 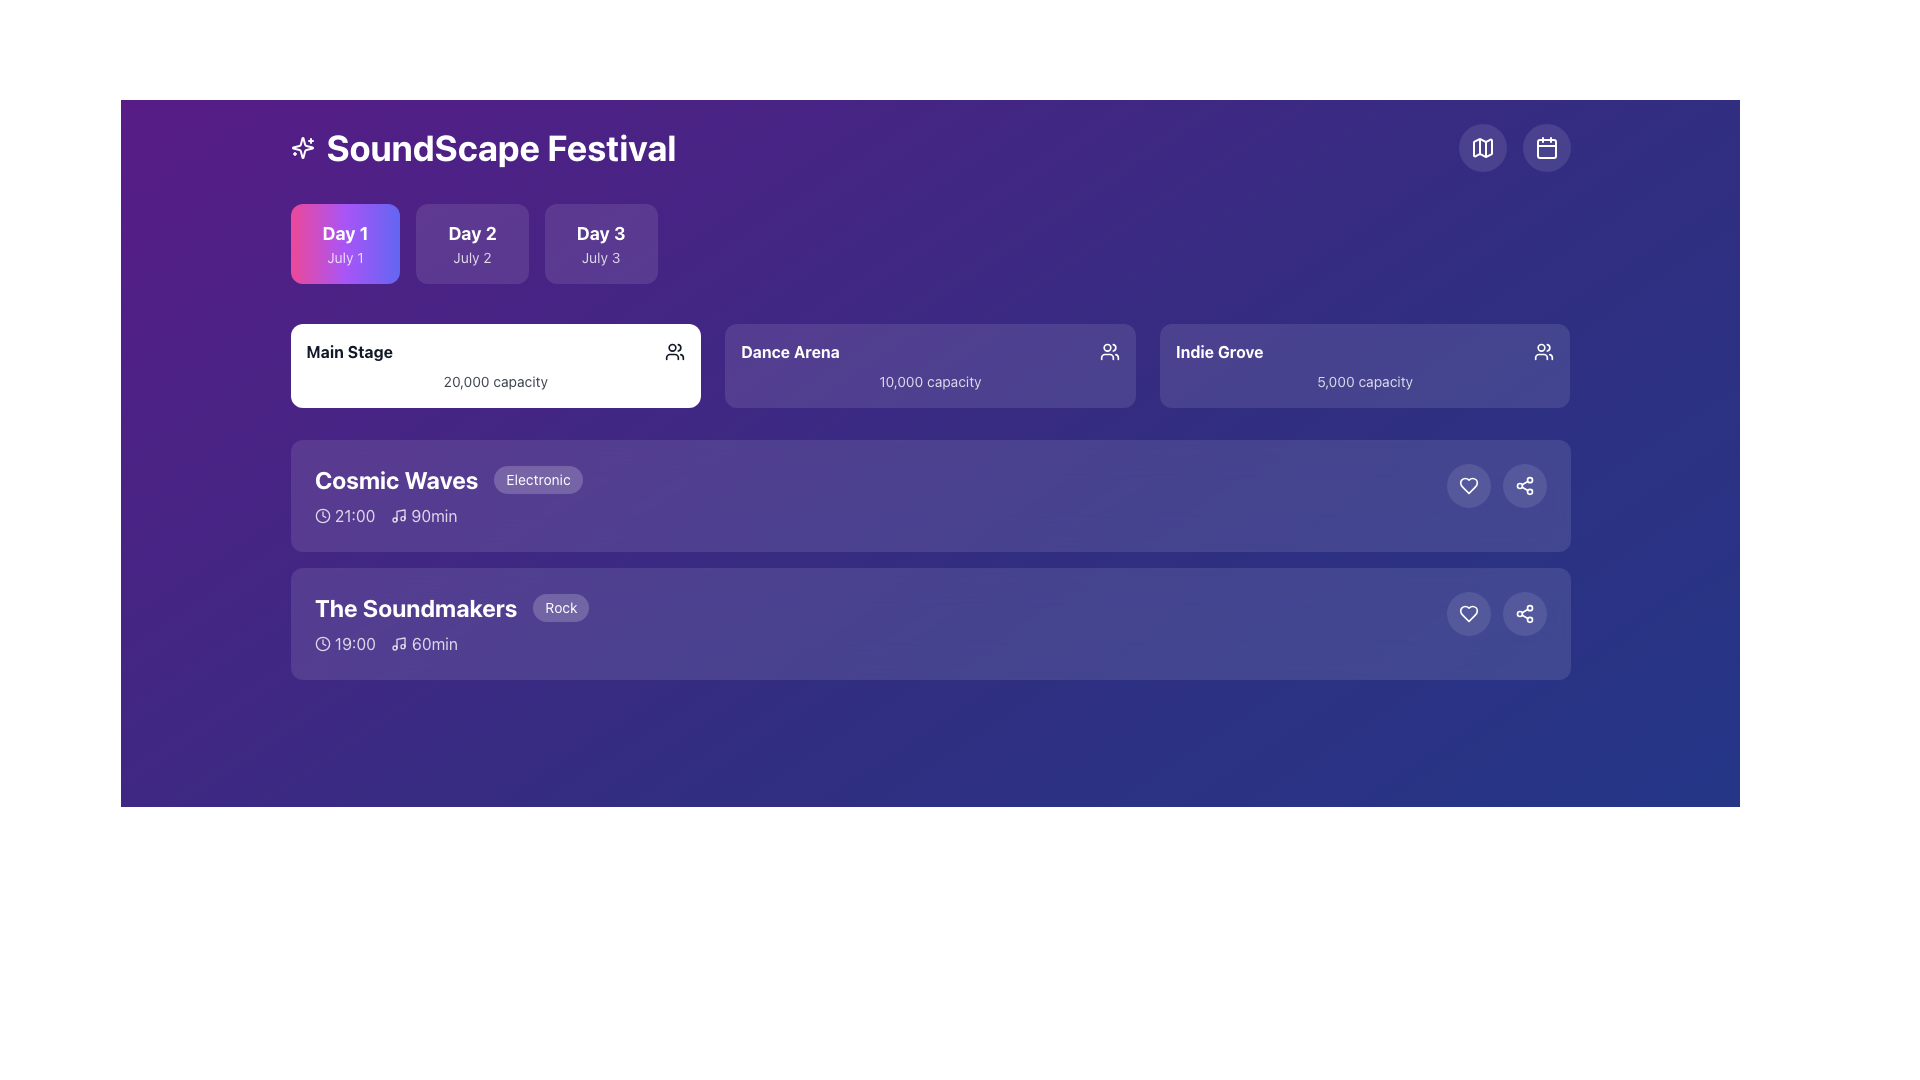 What do you see at coordinates (600, 233) in the screenshot?
I see `label for the button representing 'Day 3' of the event, which is located in the middle of the horizontal sequence of day selectors` at bounding box center [600, 233].